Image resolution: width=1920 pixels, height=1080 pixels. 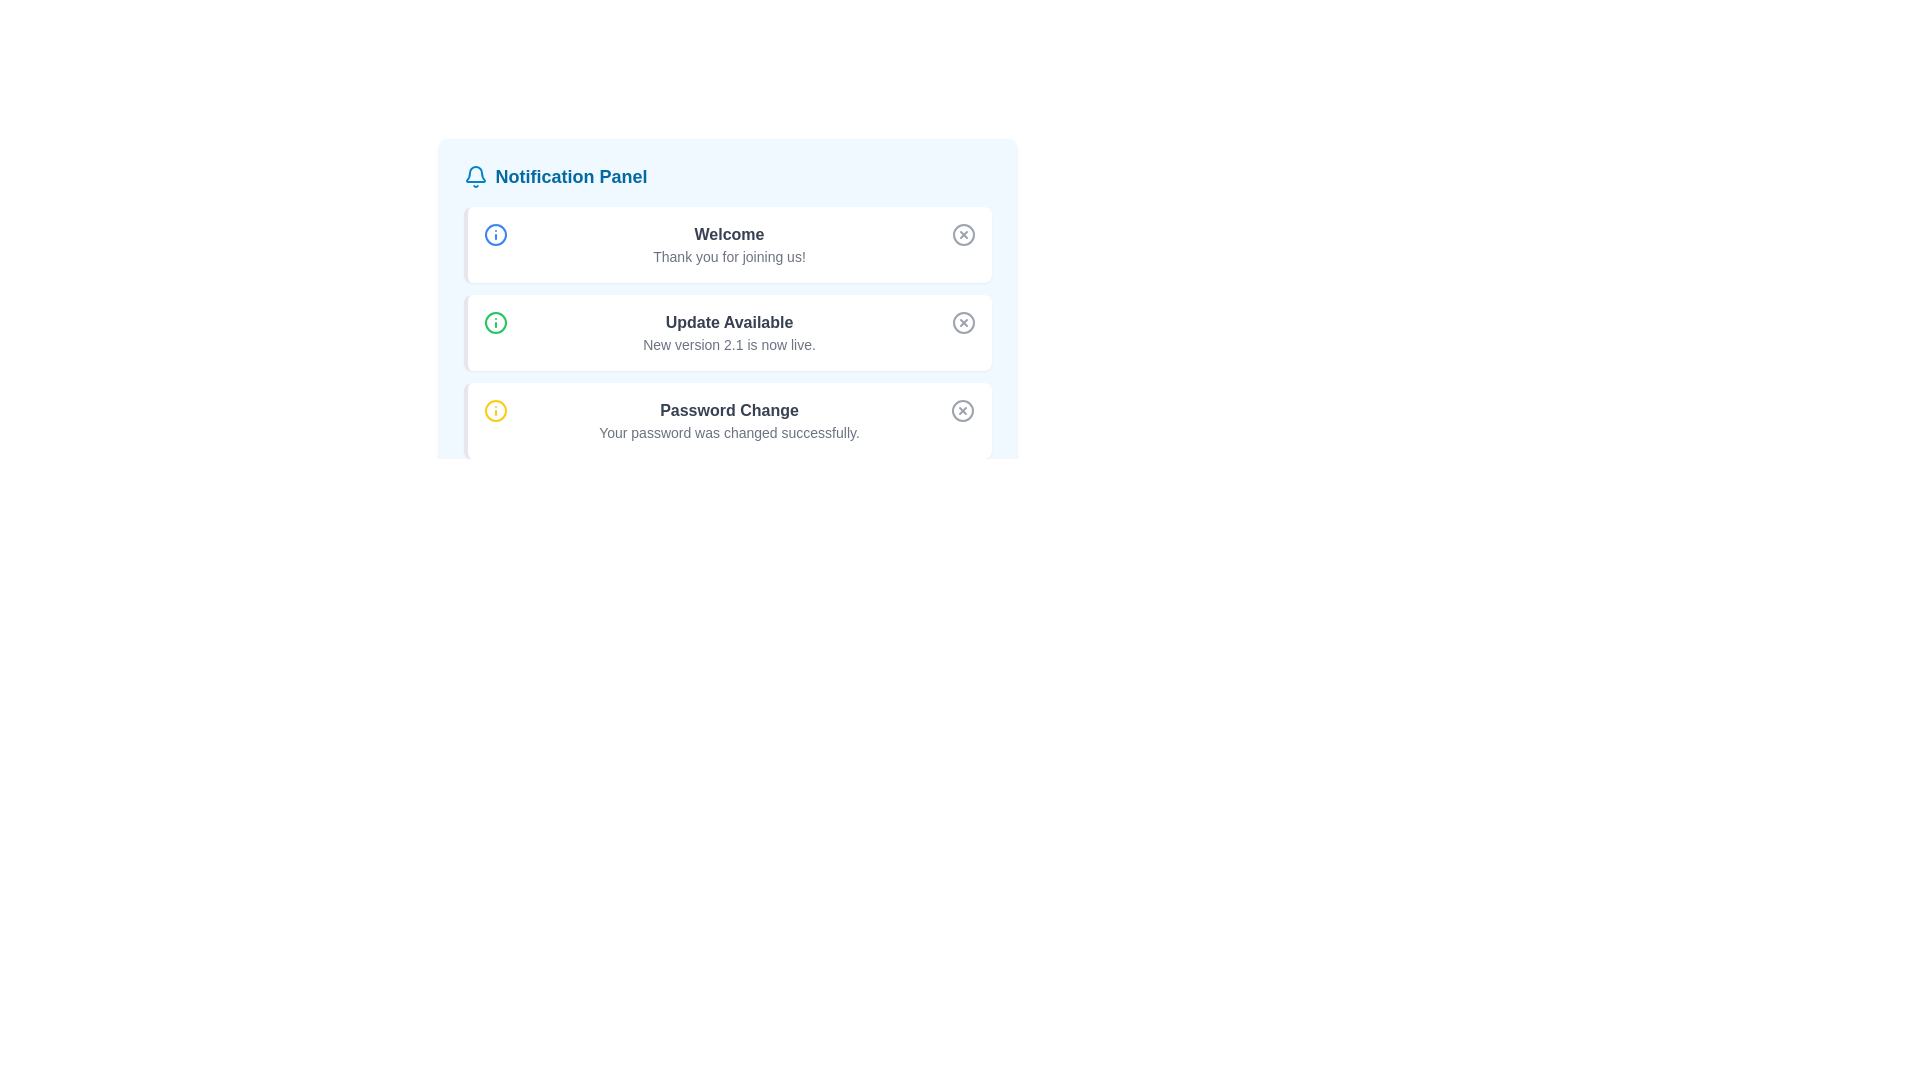 What do you see at coordinates (728, 234) in the screenshot?
I see `the greeting header text located at the top of the notification card in the notification panel` at bounding box center [728, 234].